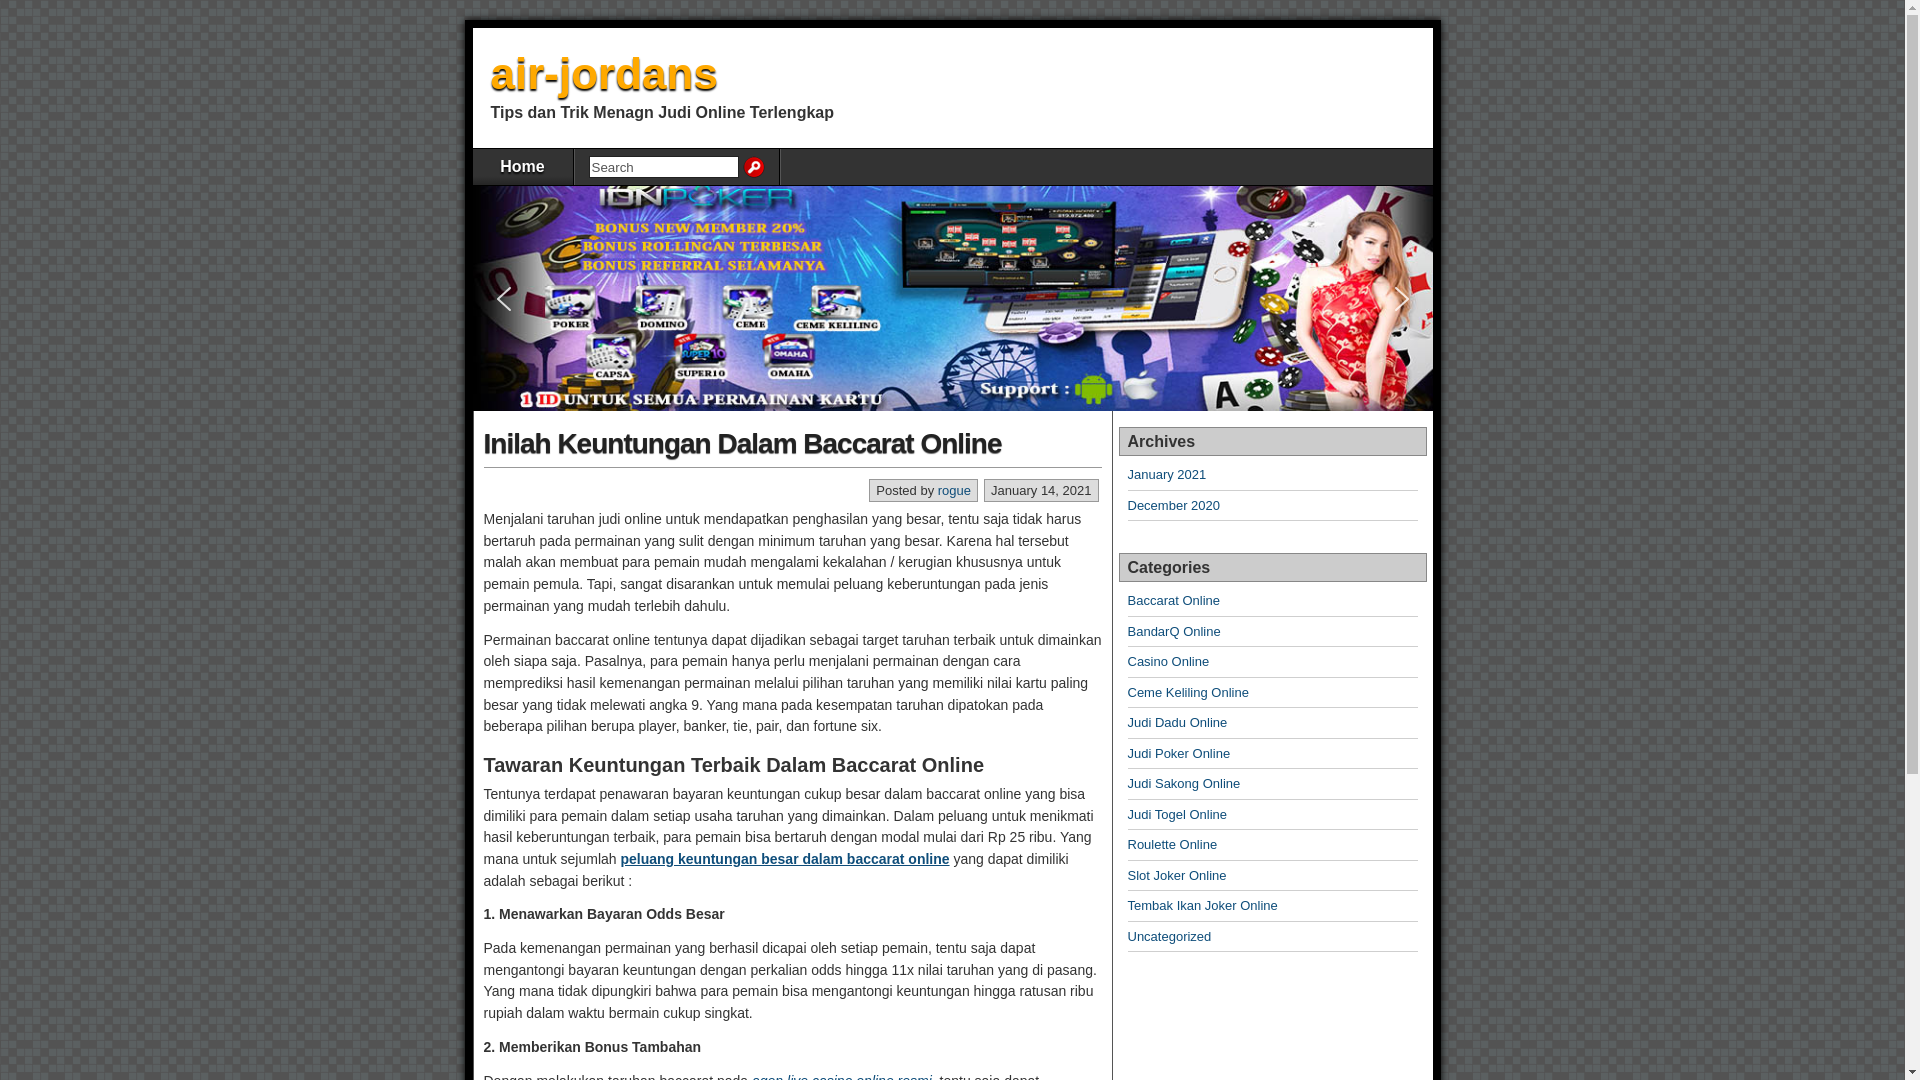  I want to click on 'peluang keuntungan besar dalam baccarat online', so click(618, 858).